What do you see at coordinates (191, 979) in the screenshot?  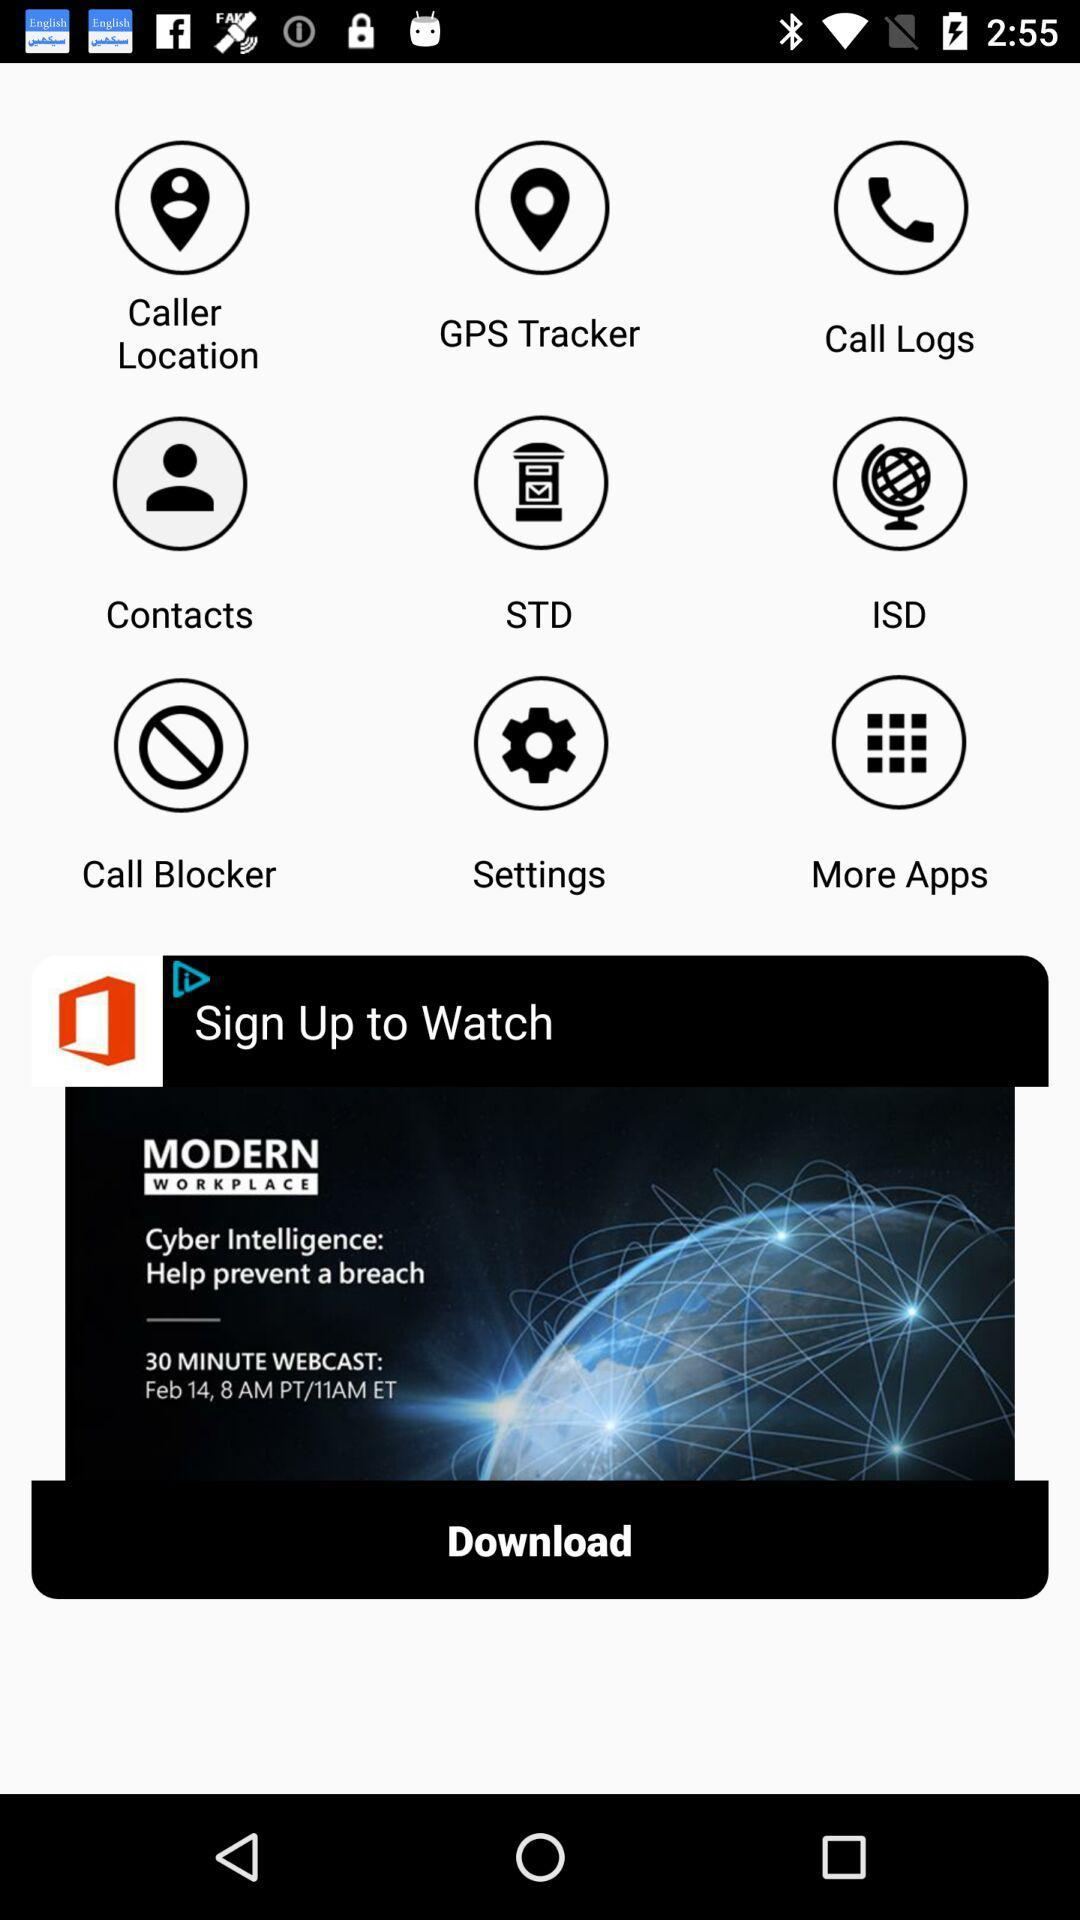 I see `options for this add` at bounding box center [191, 979].